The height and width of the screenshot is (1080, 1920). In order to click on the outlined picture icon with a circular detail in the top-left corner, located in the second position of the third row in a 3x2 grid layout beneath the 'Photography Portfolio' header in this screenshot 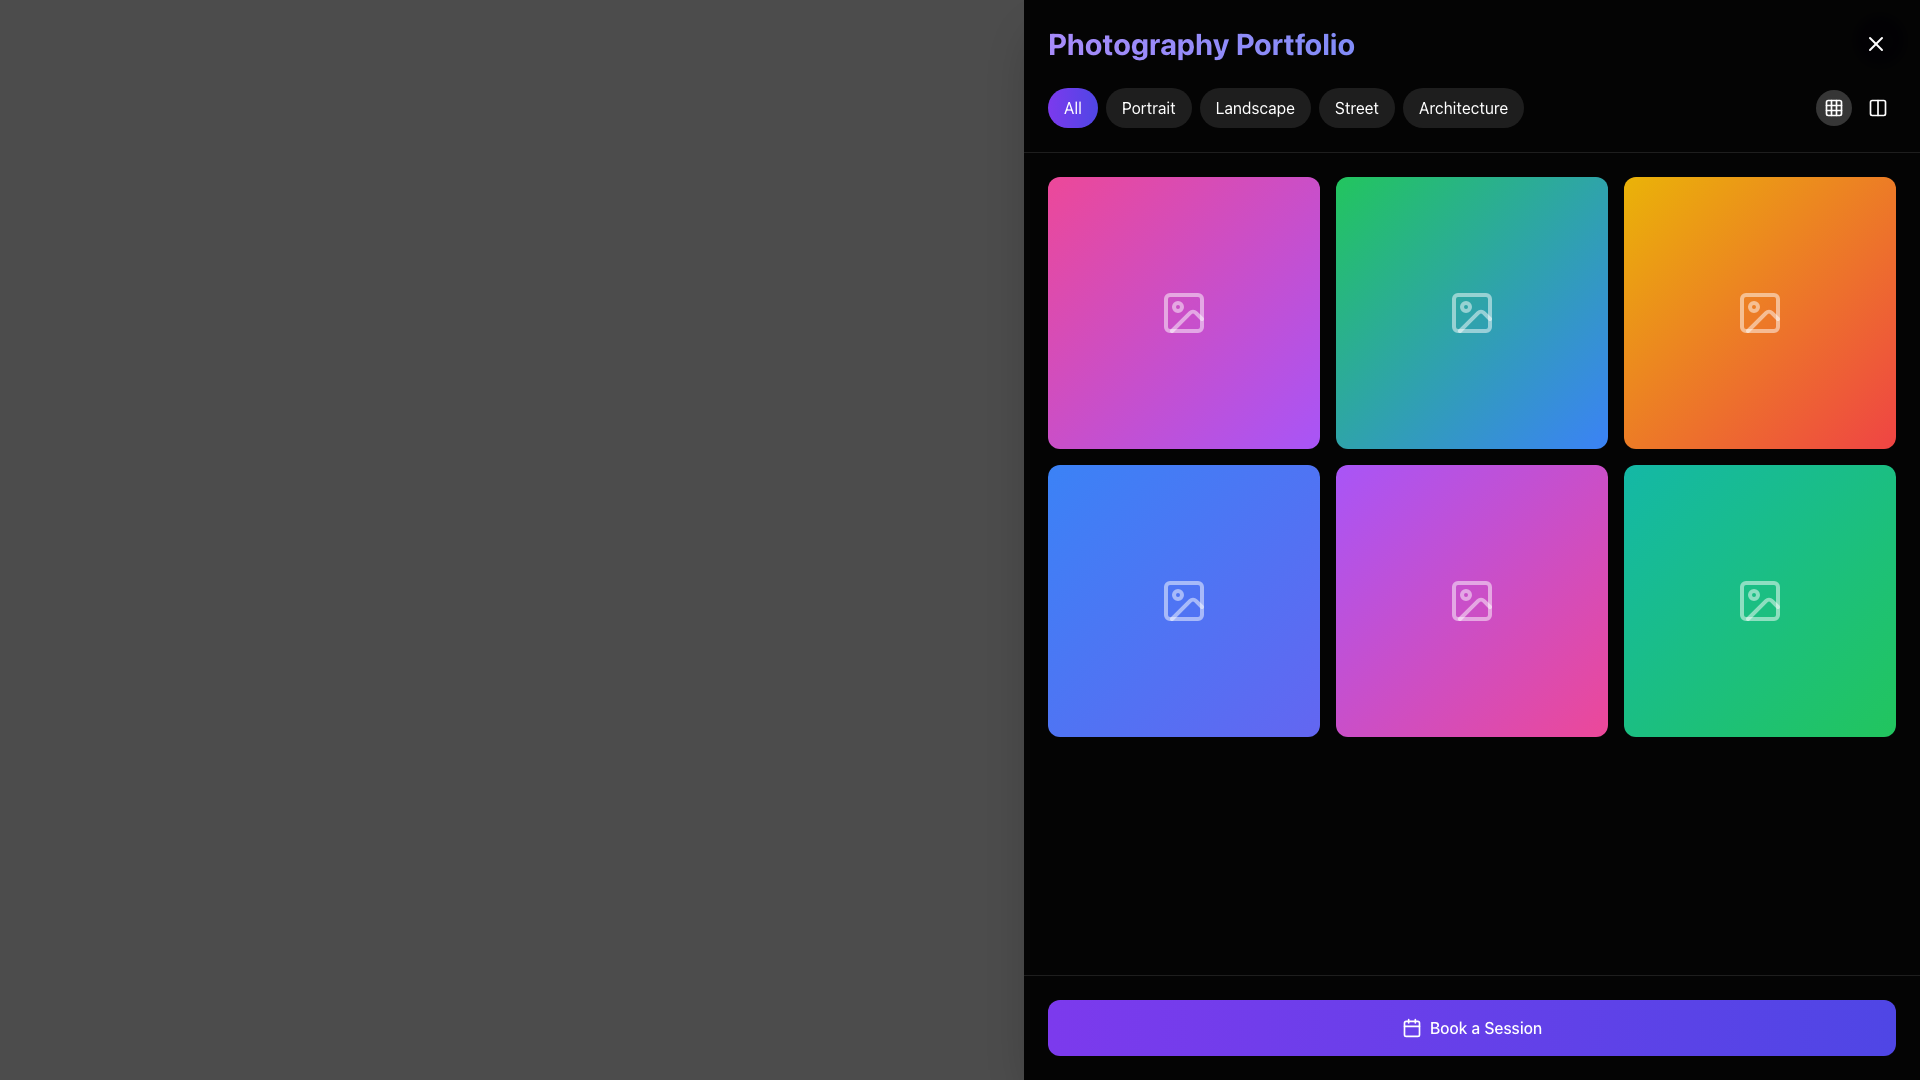, I will do `click(1760, 312)`.